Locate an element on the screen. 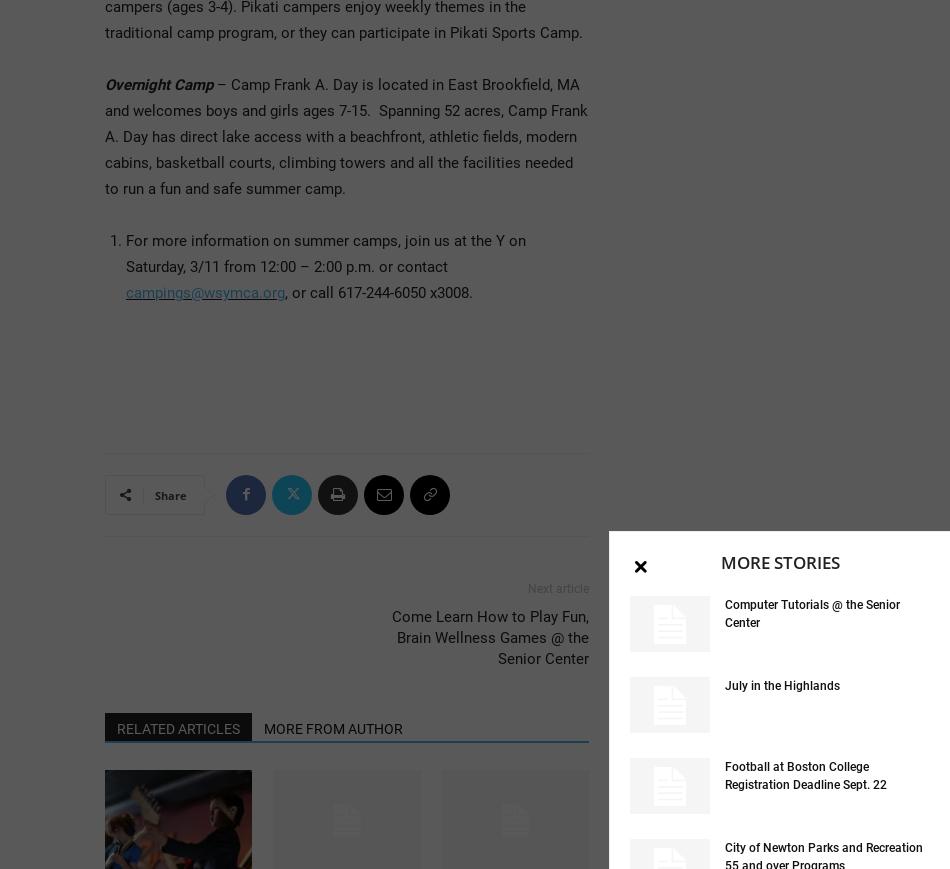  'Next article' is located at coordinates (528, 587).